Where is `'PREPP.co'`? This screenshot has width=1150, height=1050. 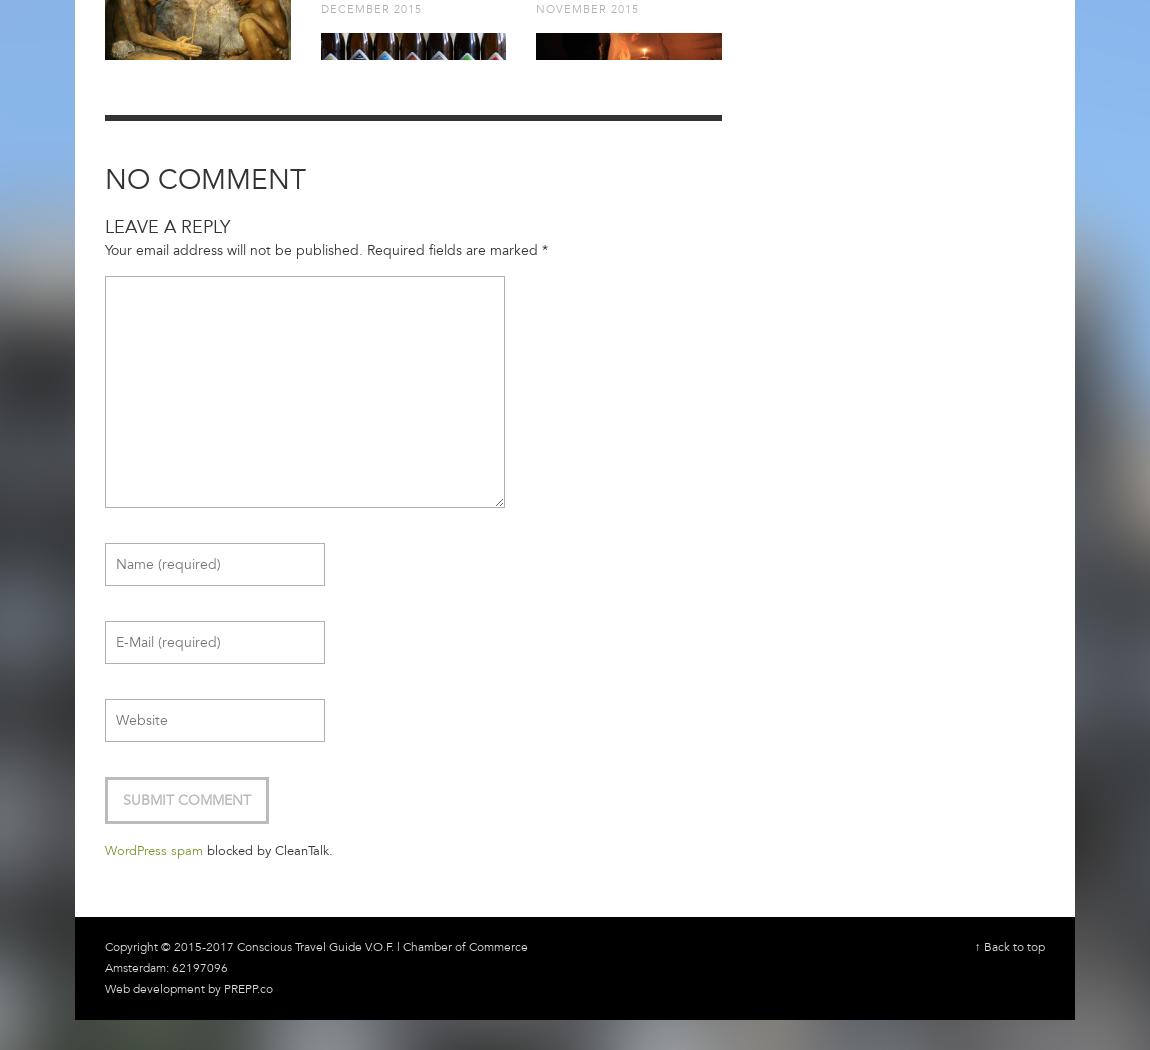 'PREPP.co' is located at coordinates (223, 988).